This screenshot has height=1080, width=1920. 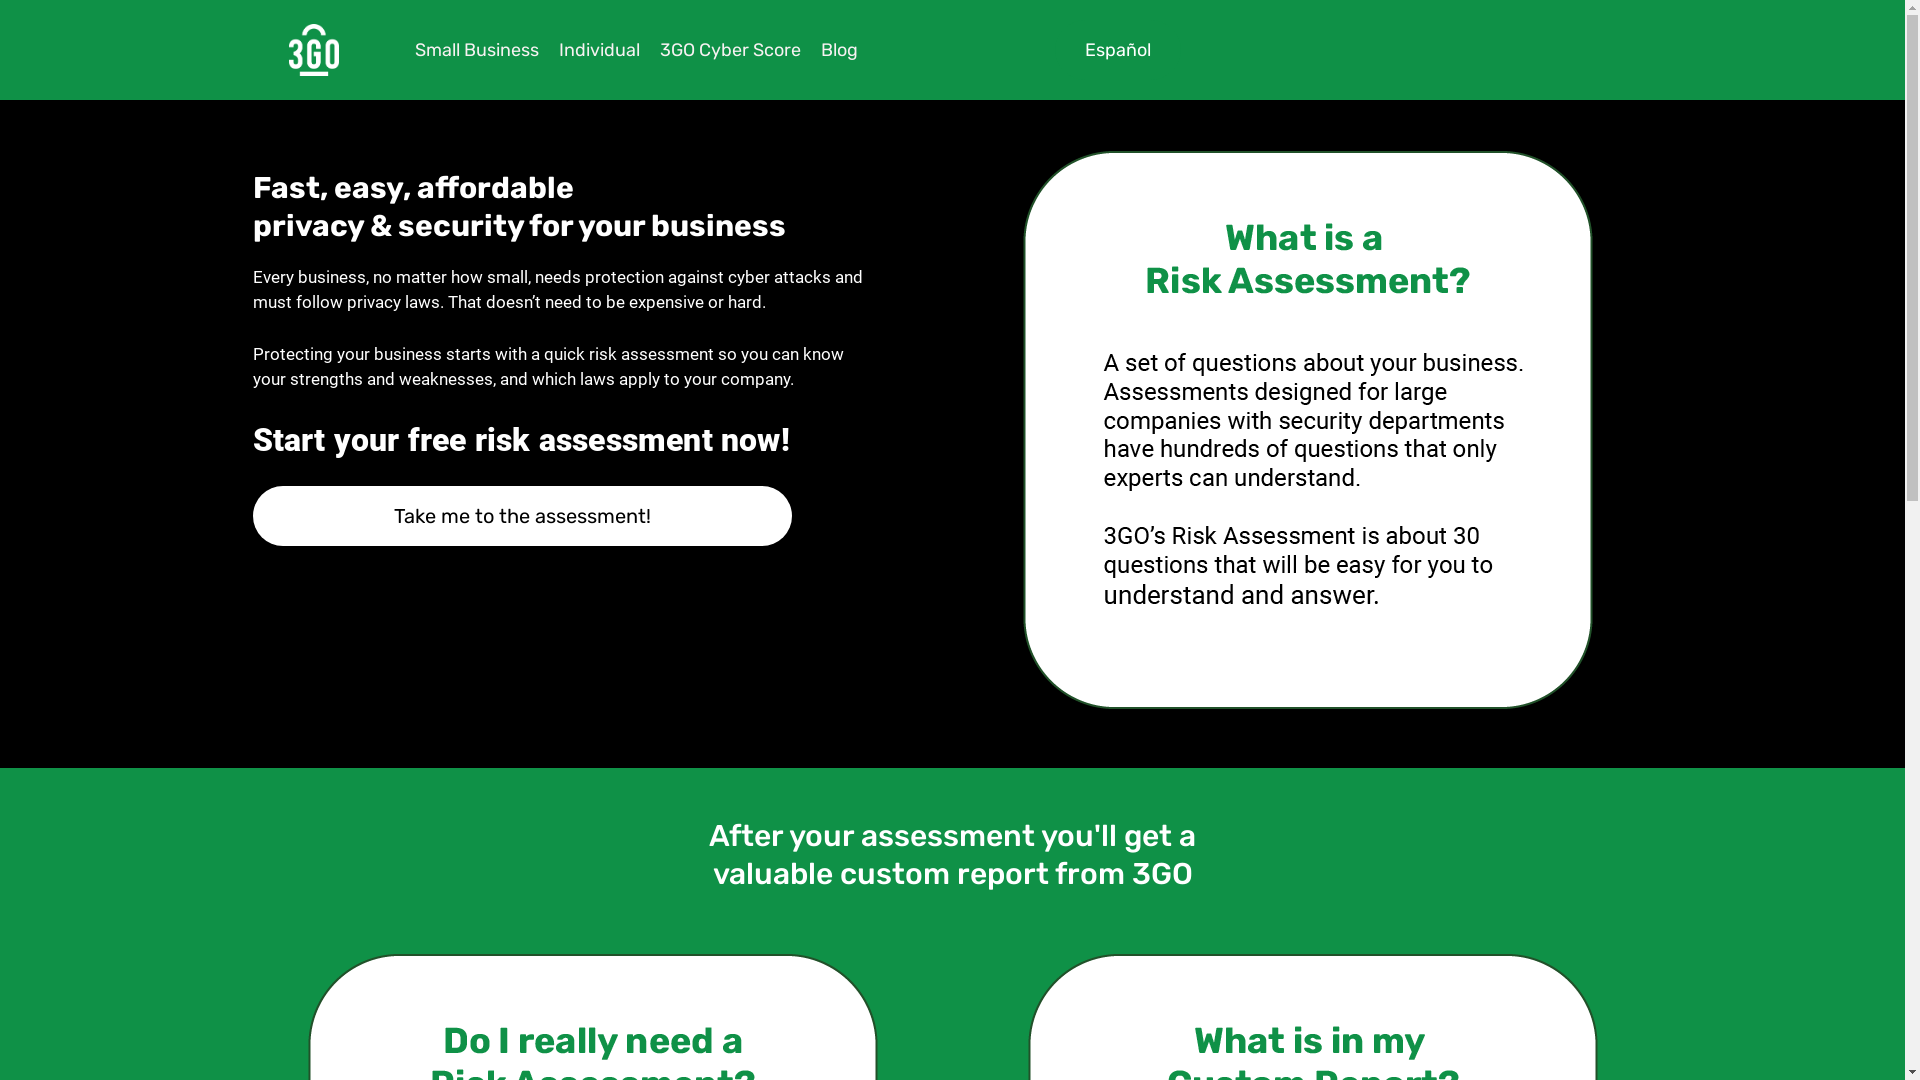 What do you see at coordinates (729, 49) in the screenshot?
I see `'3GO Cyber Score'` at bounding box center [729, 49].